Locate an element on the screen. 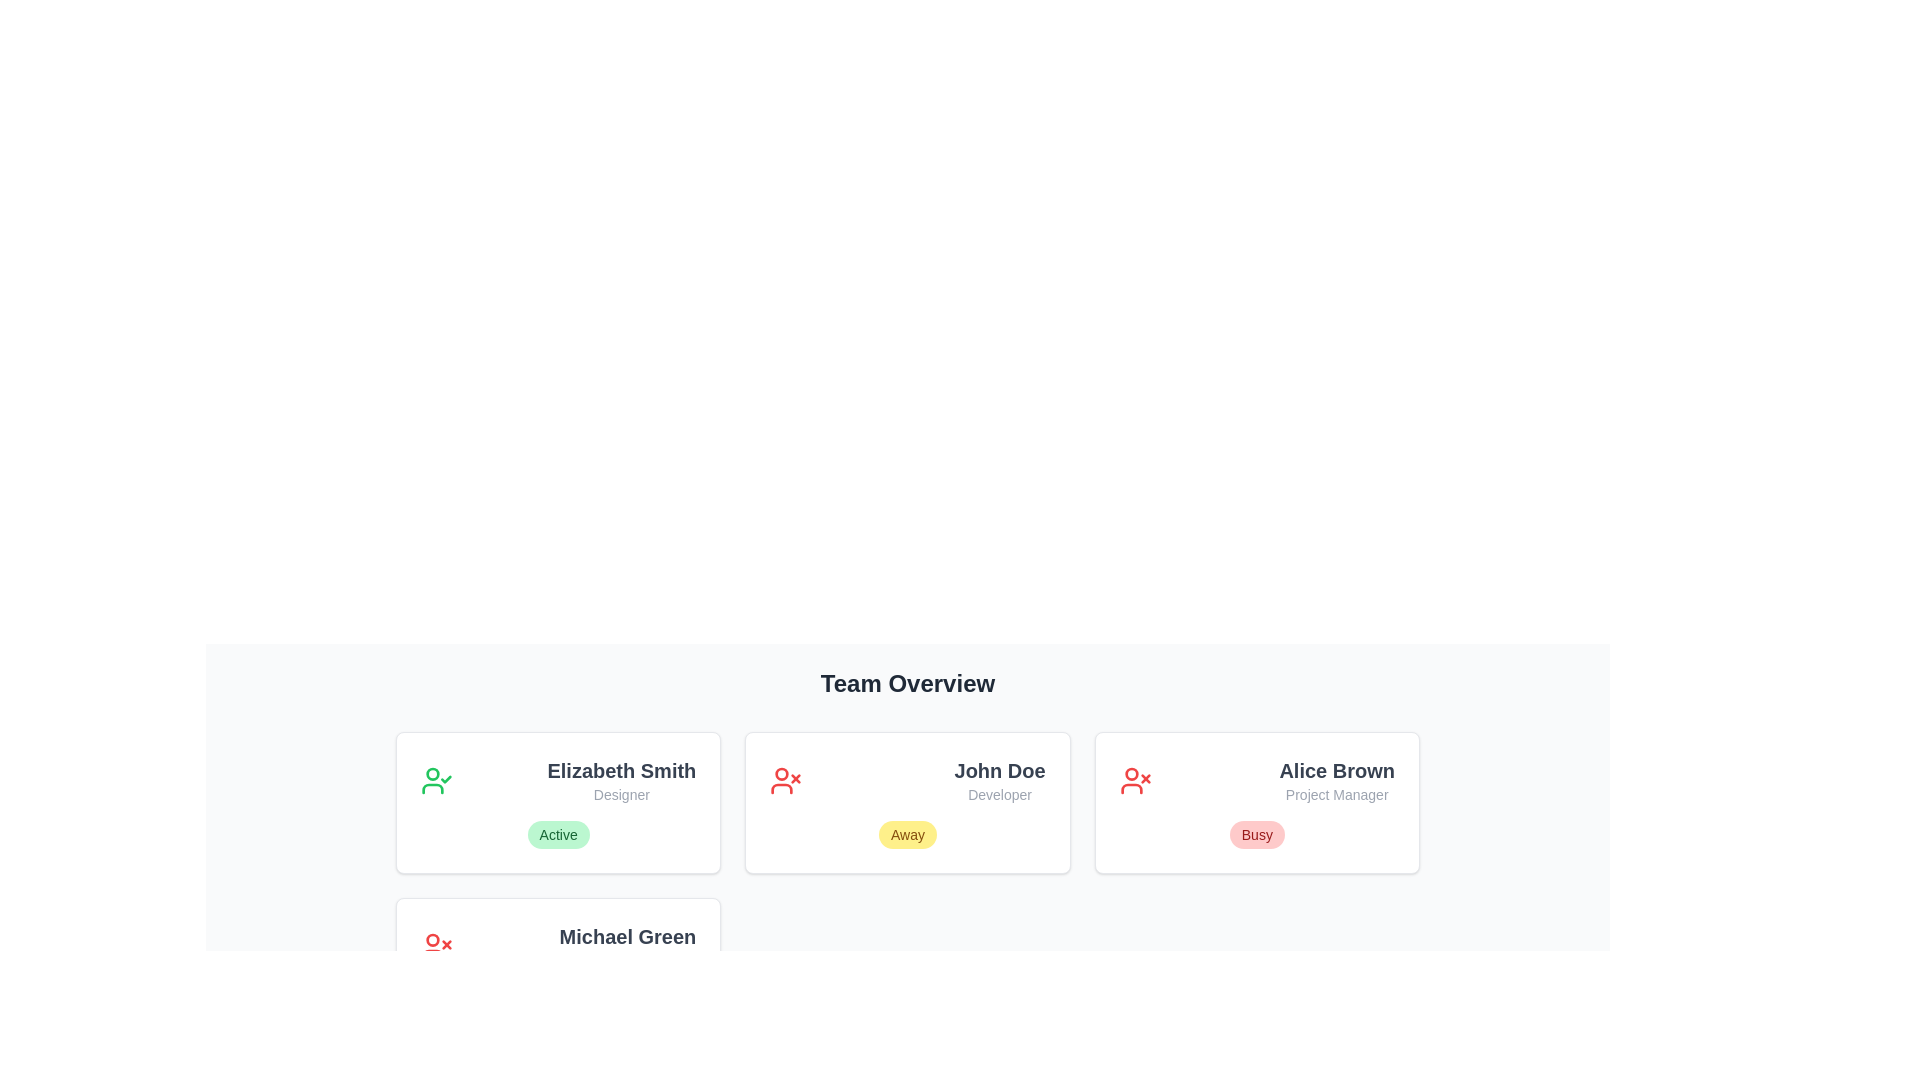 This screenshot has height=1080, width=1920. the decorative circular shape within the user icon representing 'Michael Green' located at the top-left corner of the card is located at coordinates (431, 940).